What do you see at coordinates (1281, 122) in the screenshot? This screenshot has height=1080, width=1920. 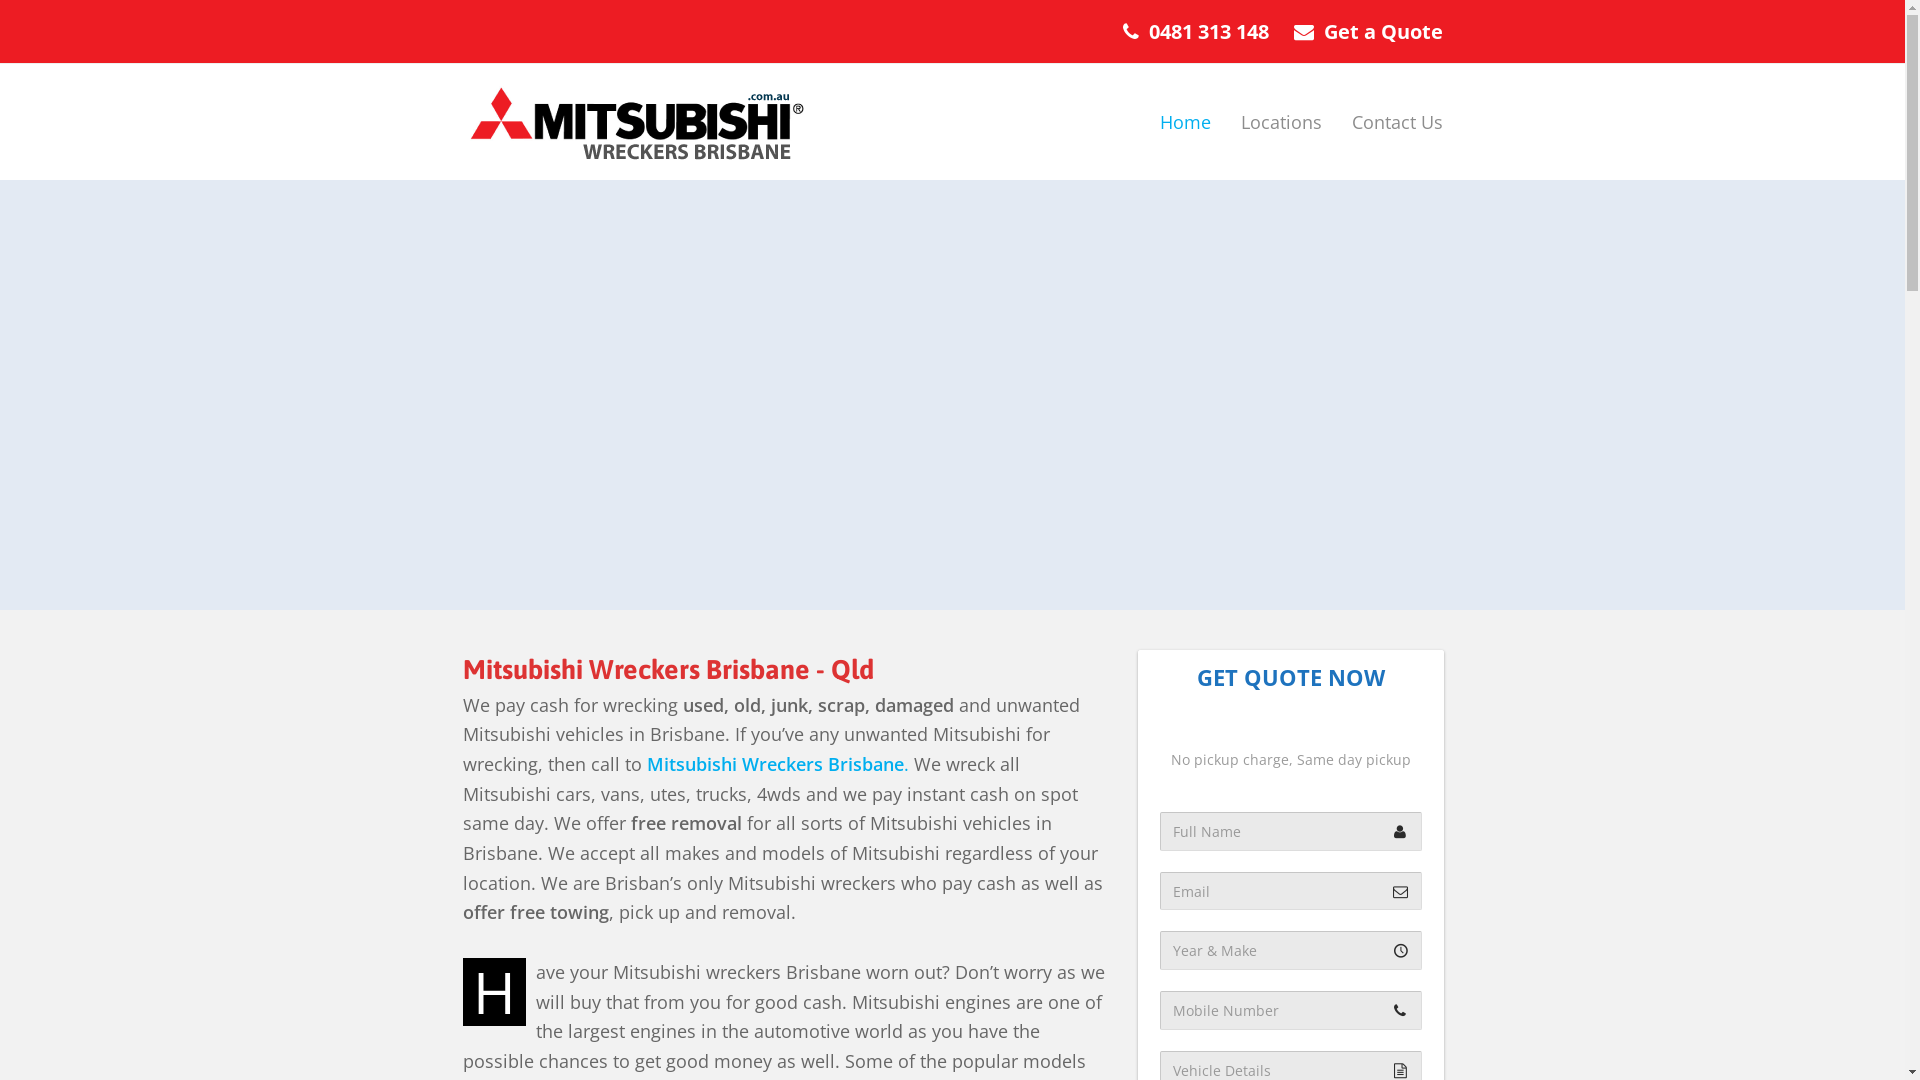 I see `'Locations'` at bounding box center [1281, 122].